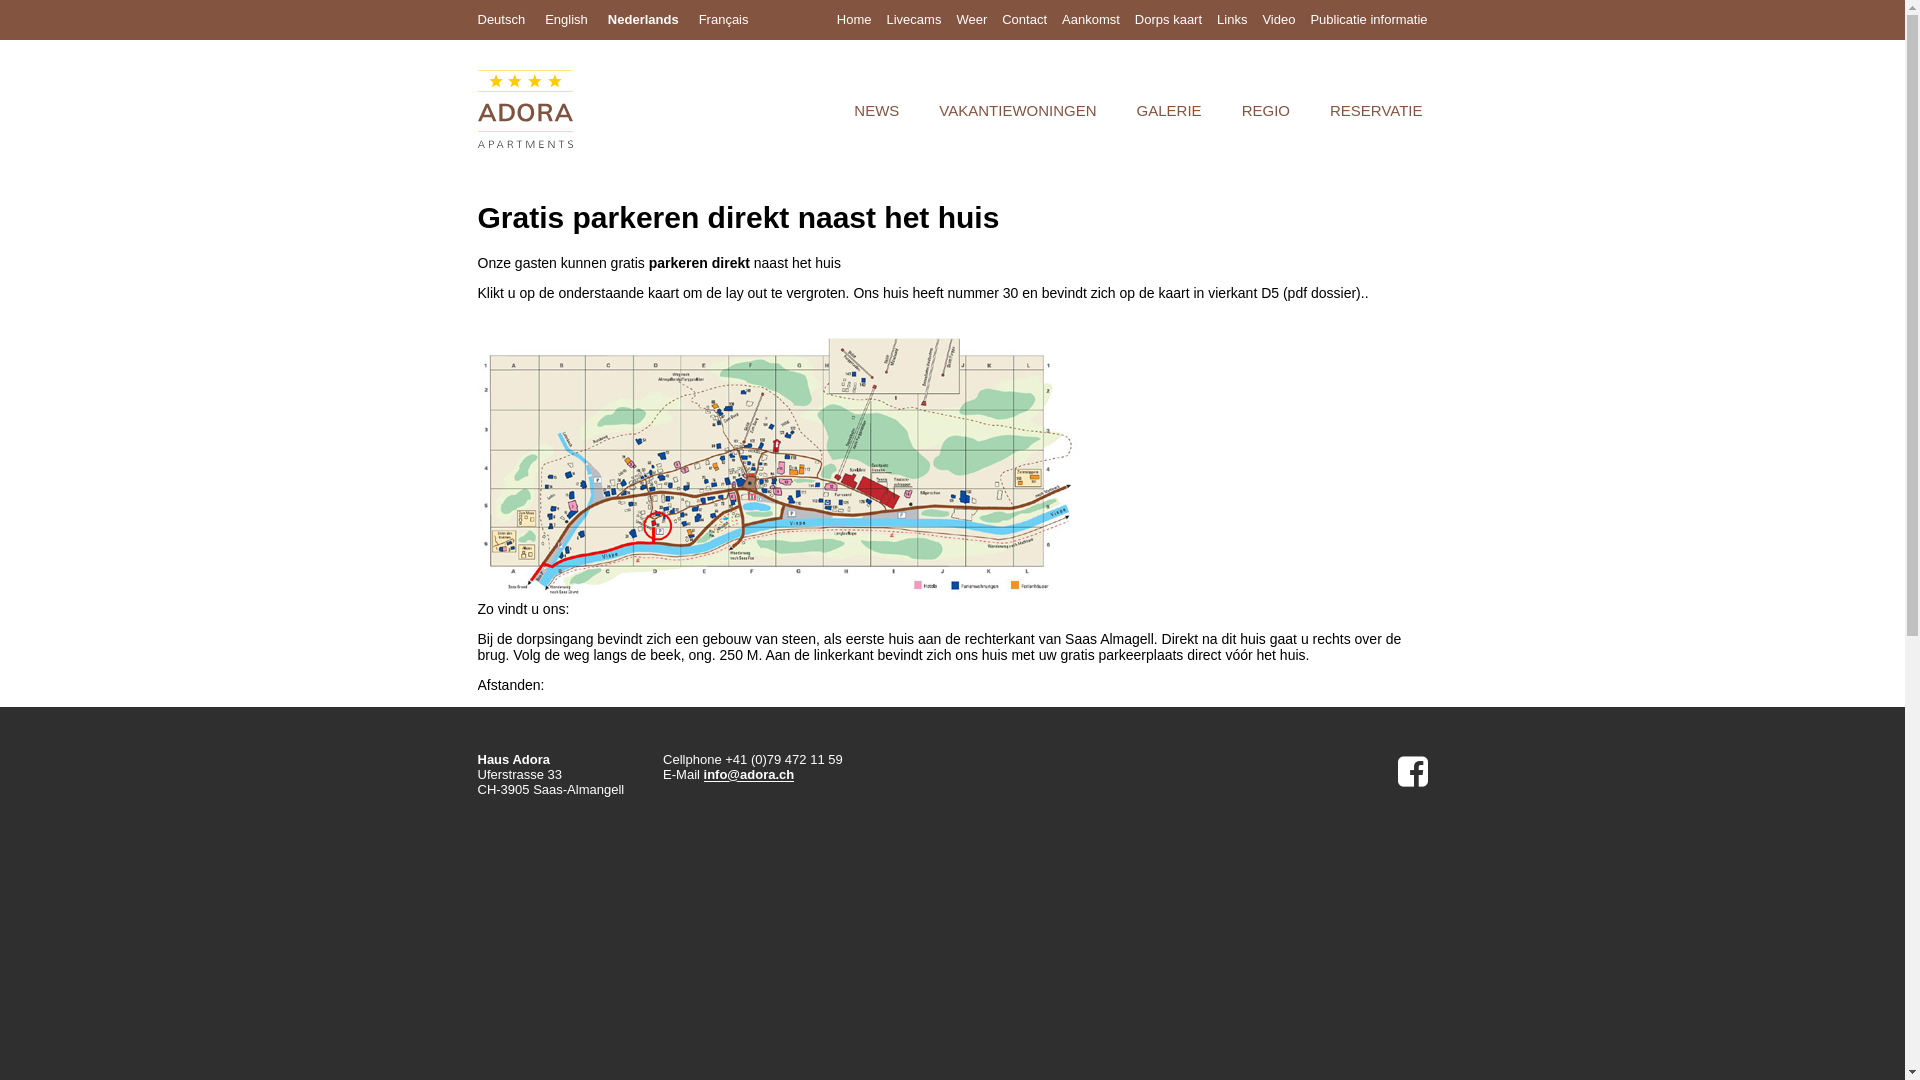 The height and width of the screenshot is (1080, 1920). What do you see at coordinates (1017, 110) in the screenshot?
I see `'VAKANTIEWONINGEN'` at bounding box center [1017, 110].